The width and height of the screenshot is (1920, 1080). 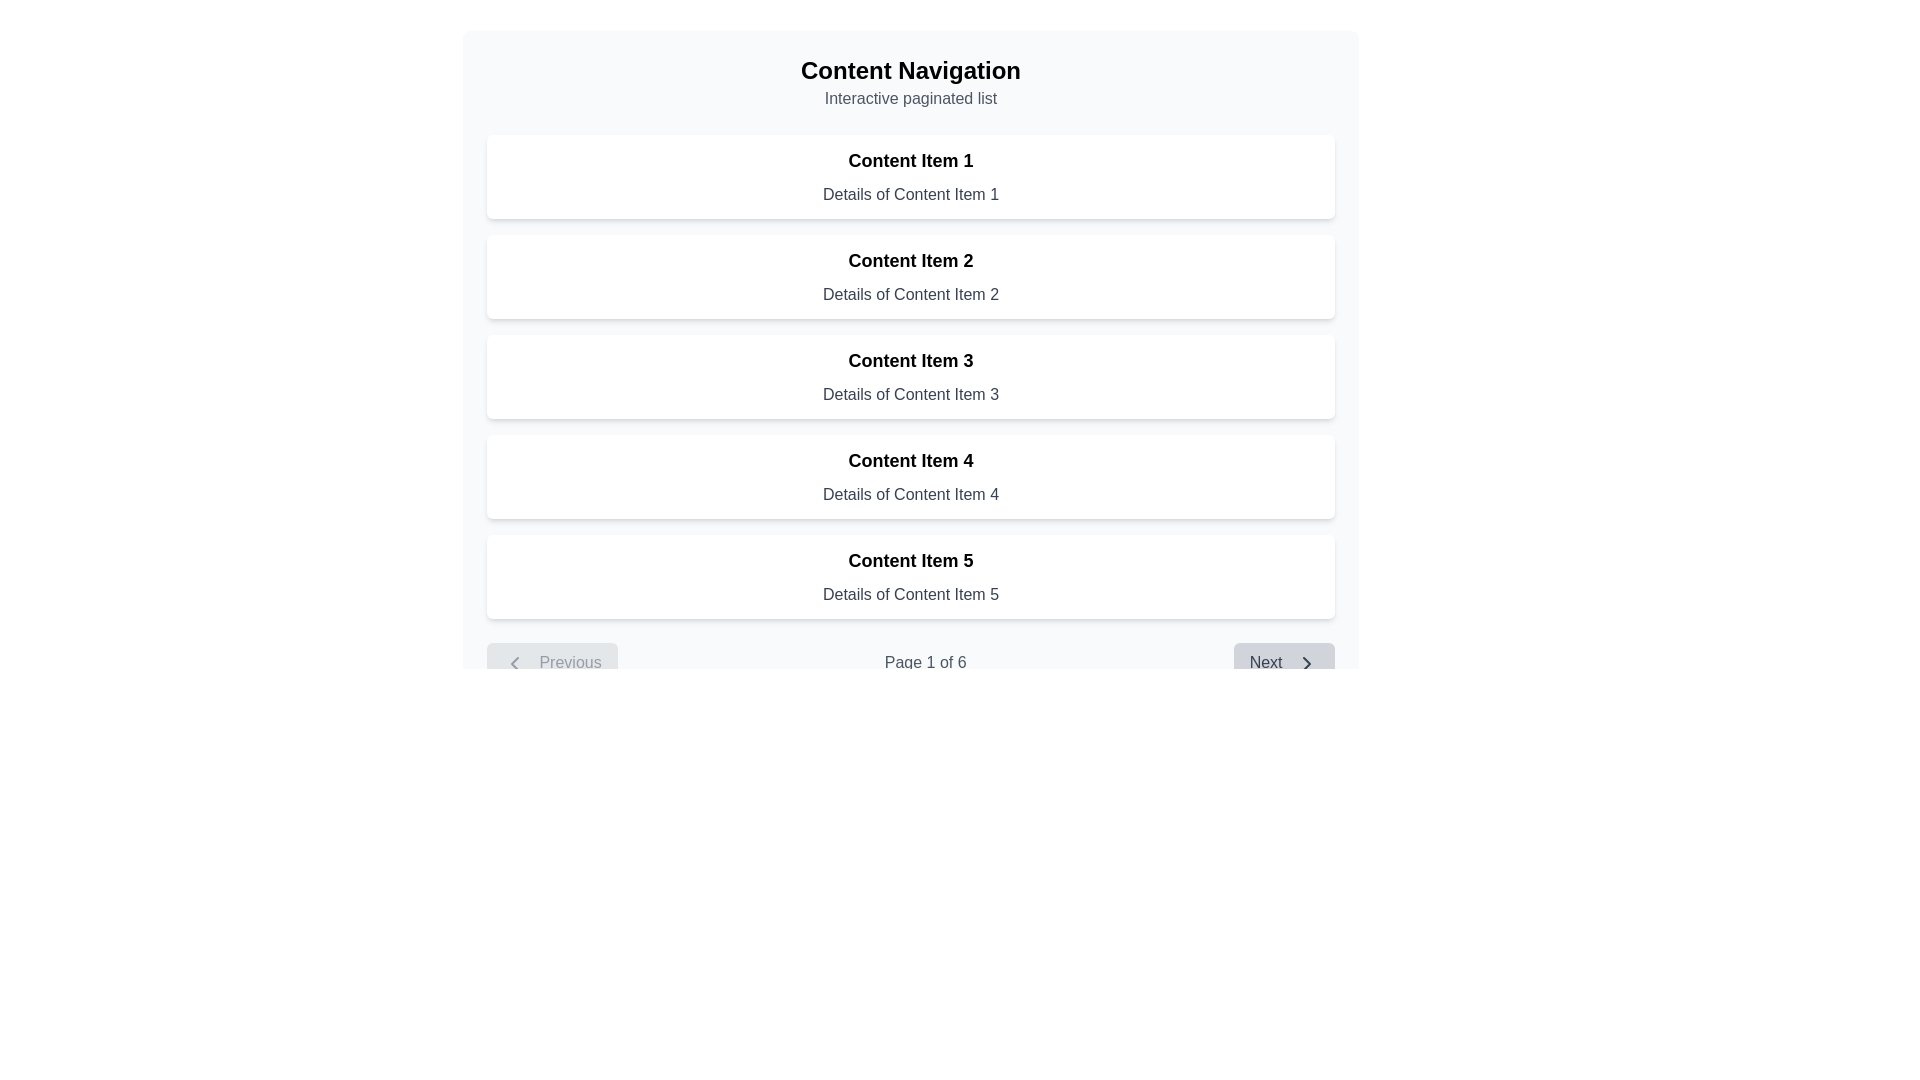 I want to click on the non-interactive text label providing supplementary information about 'Content Item 4', located below its title within a white card-like structure, so click(x=910, y=494).